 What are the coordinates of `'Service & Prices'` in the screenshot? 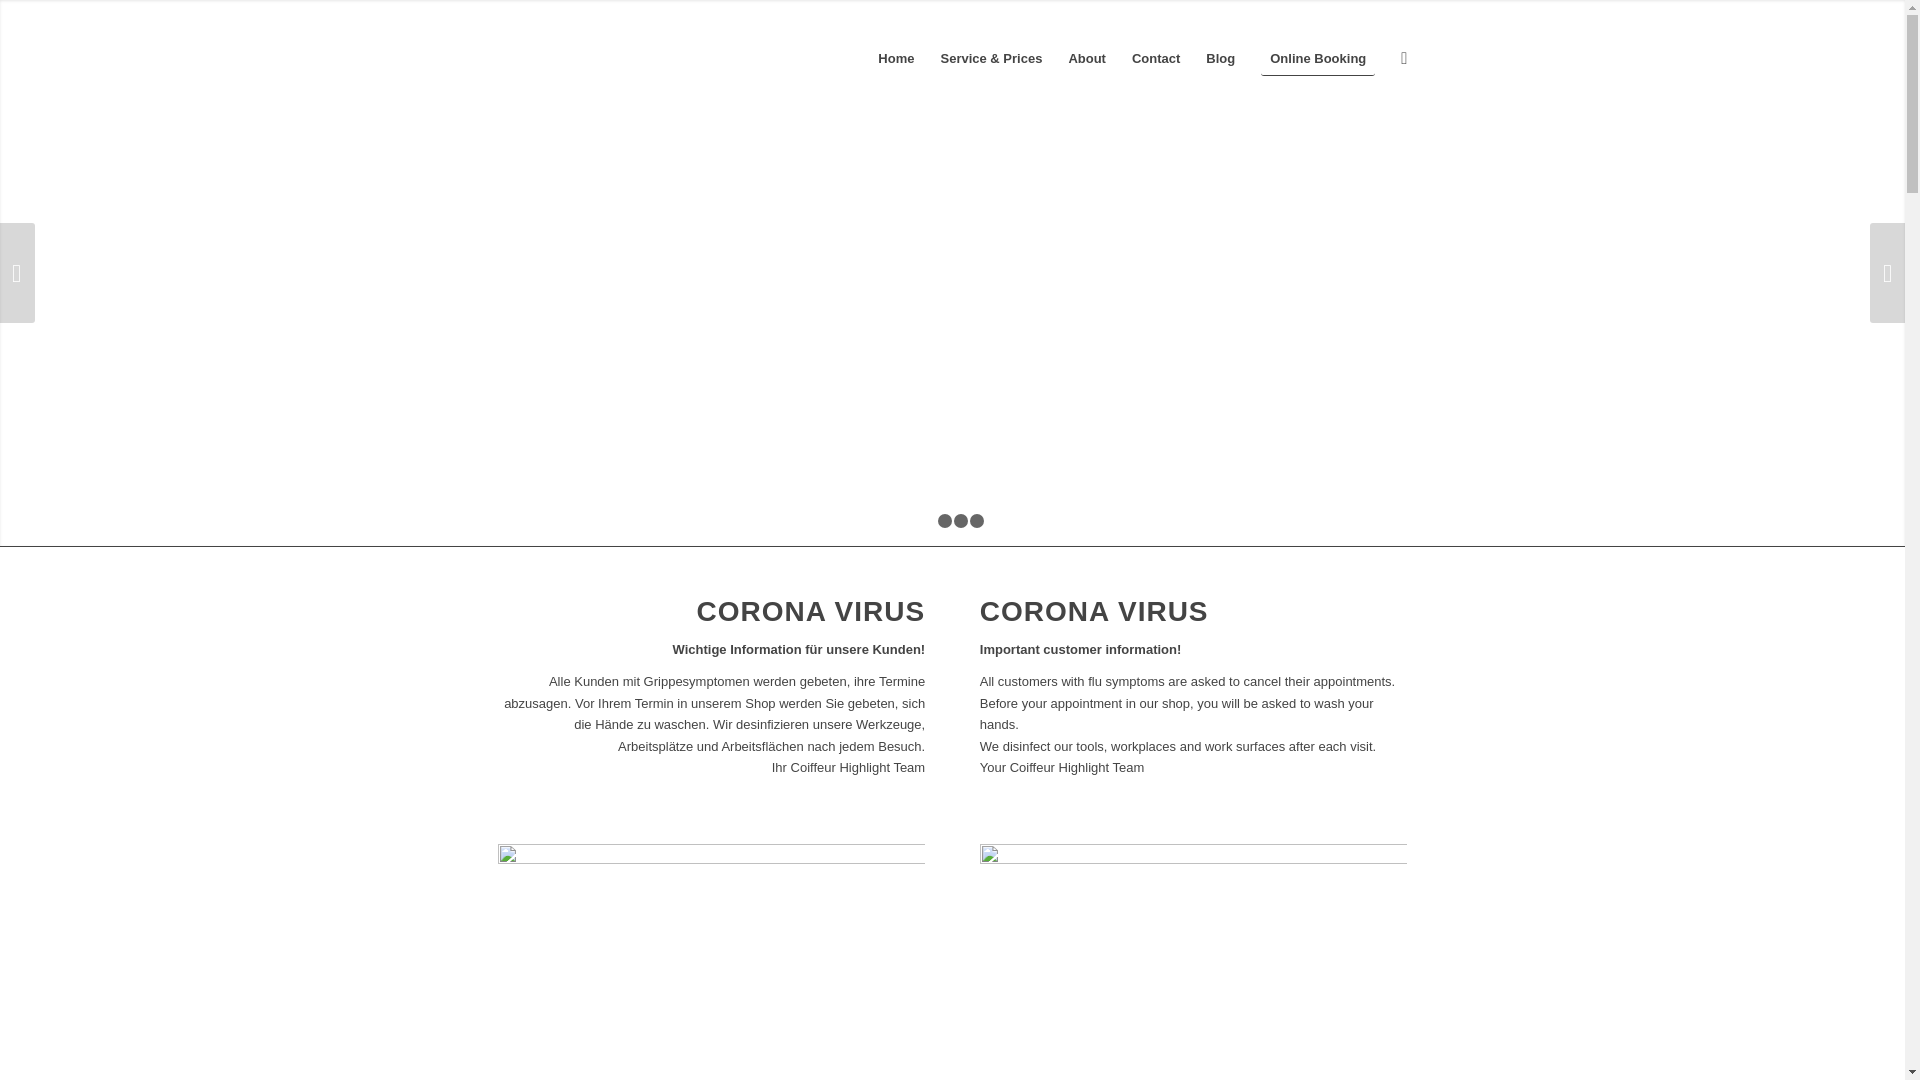 It's located at (990, 57).